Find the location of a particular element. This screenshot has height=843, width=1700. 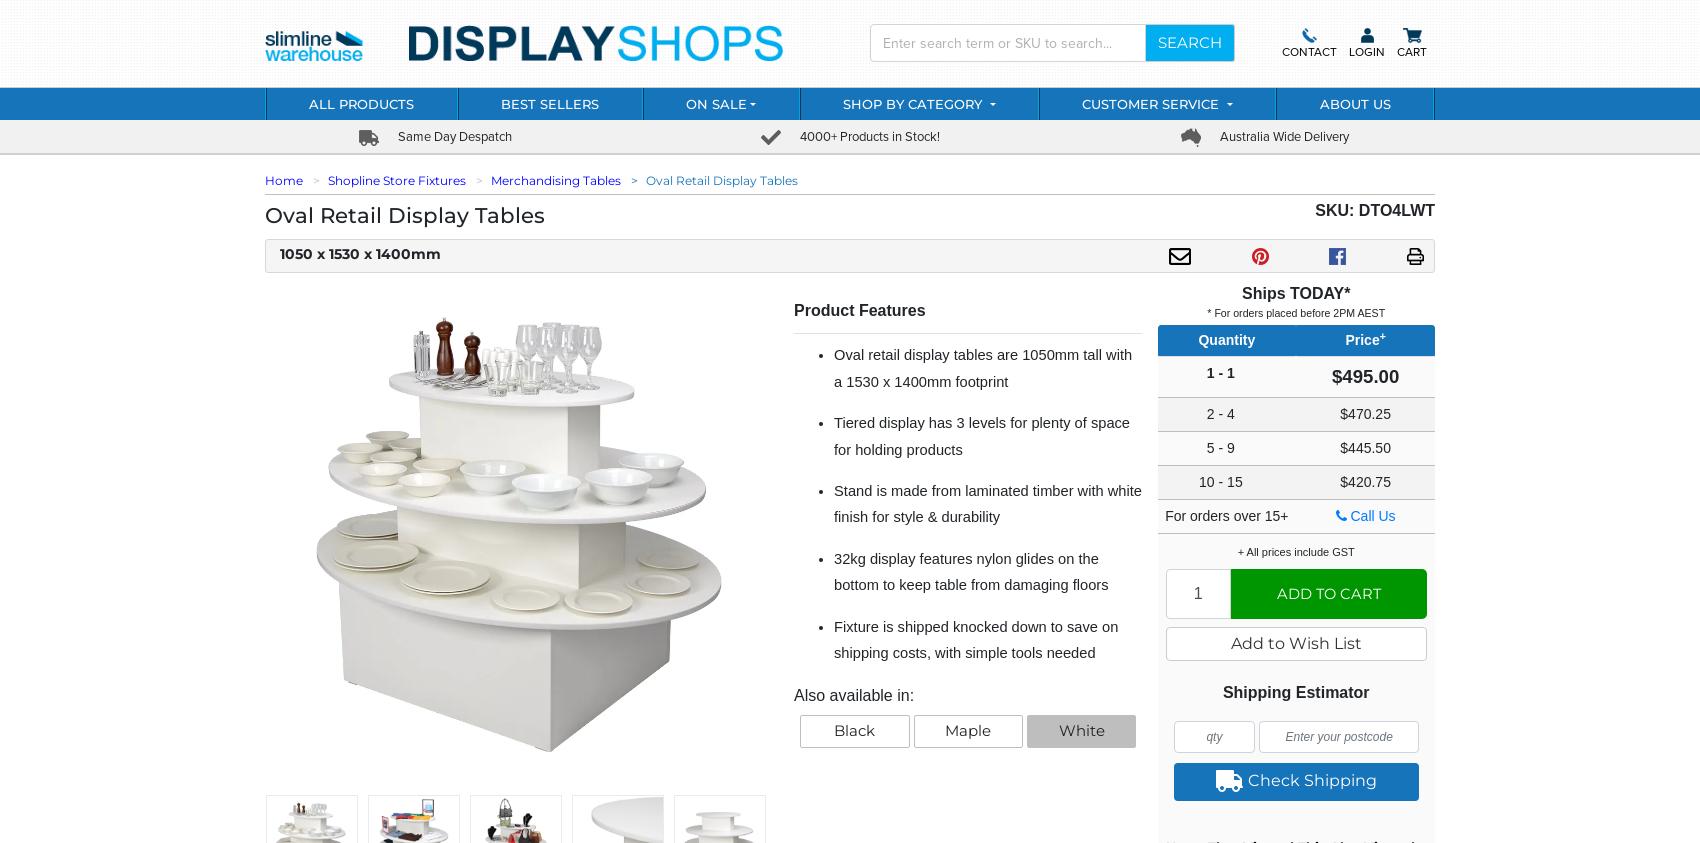

'Home' is located at coordinates (284, 179).